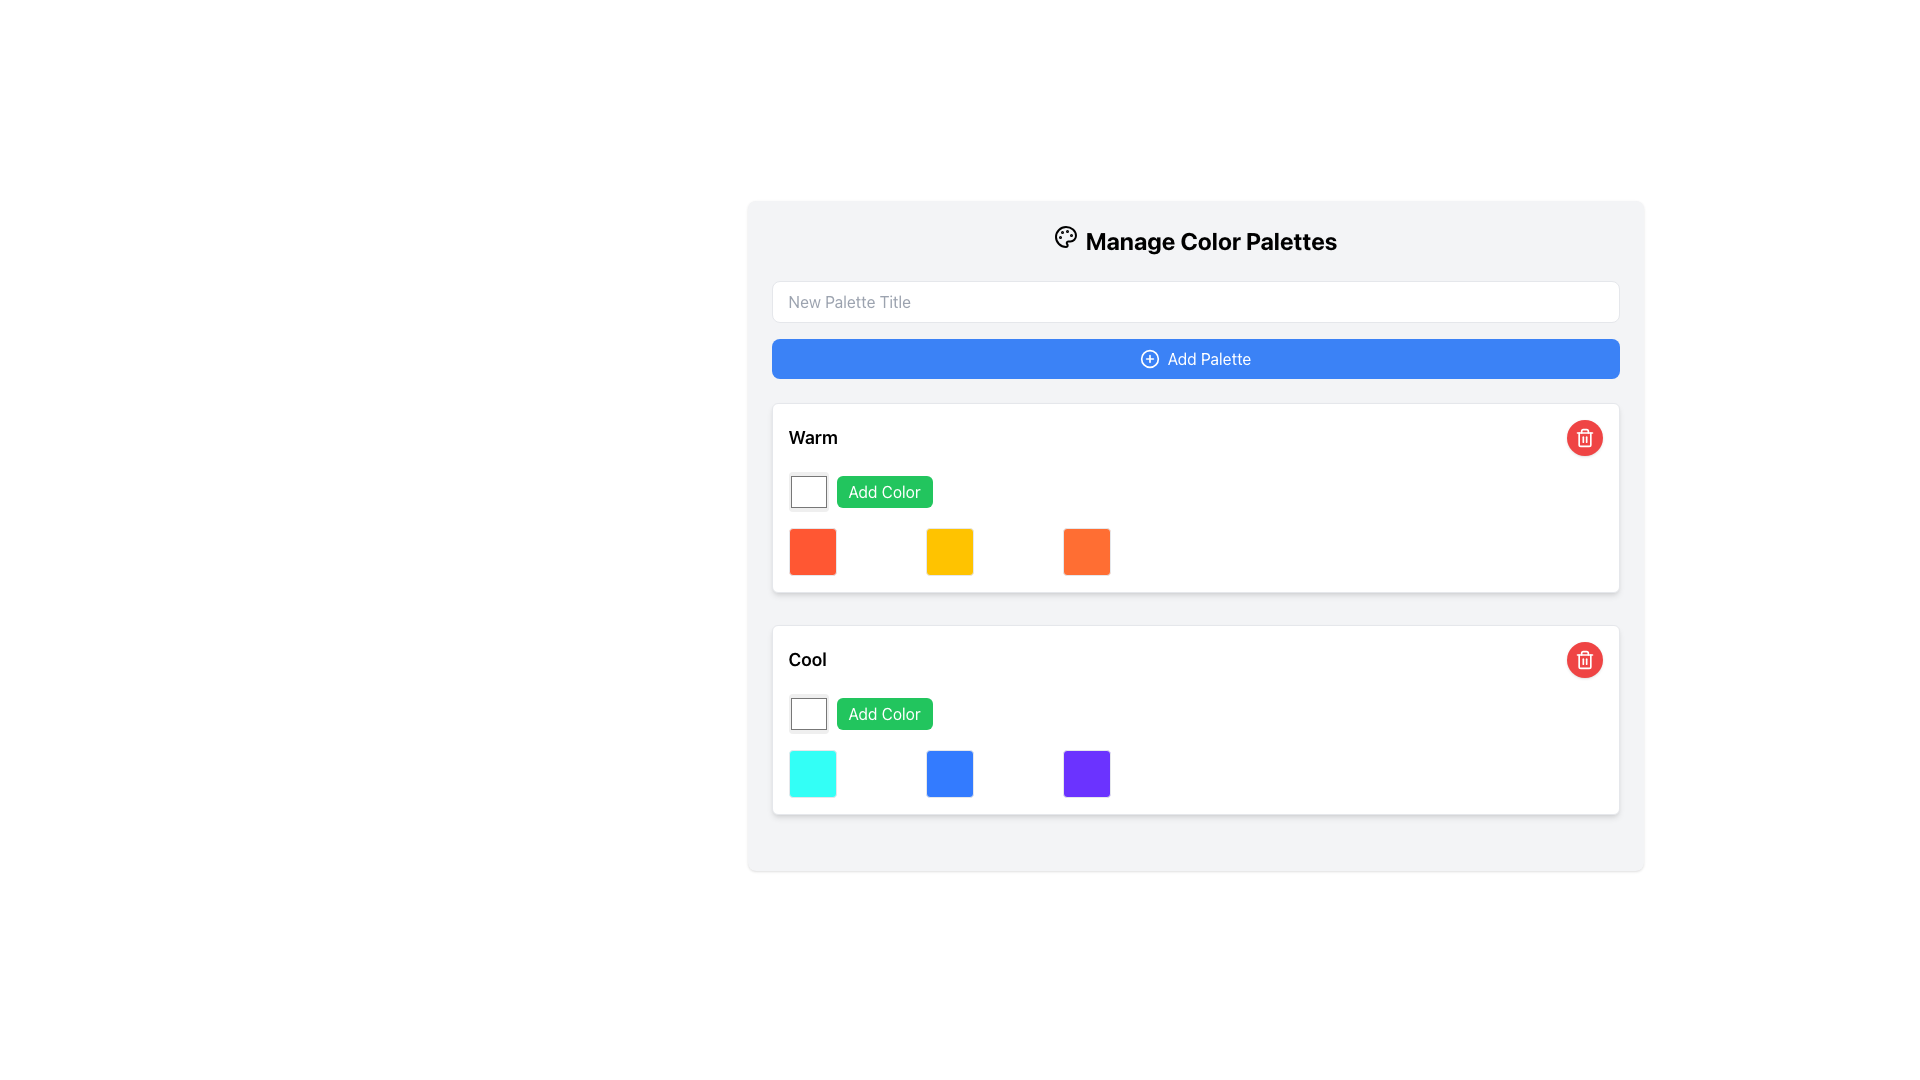 This screenshot has height=1080, width=1920. I want to click on the button used to add a new palette, located below the 'New Palette Title' text input field and above the 'Warm' section, so click(1195, 357).